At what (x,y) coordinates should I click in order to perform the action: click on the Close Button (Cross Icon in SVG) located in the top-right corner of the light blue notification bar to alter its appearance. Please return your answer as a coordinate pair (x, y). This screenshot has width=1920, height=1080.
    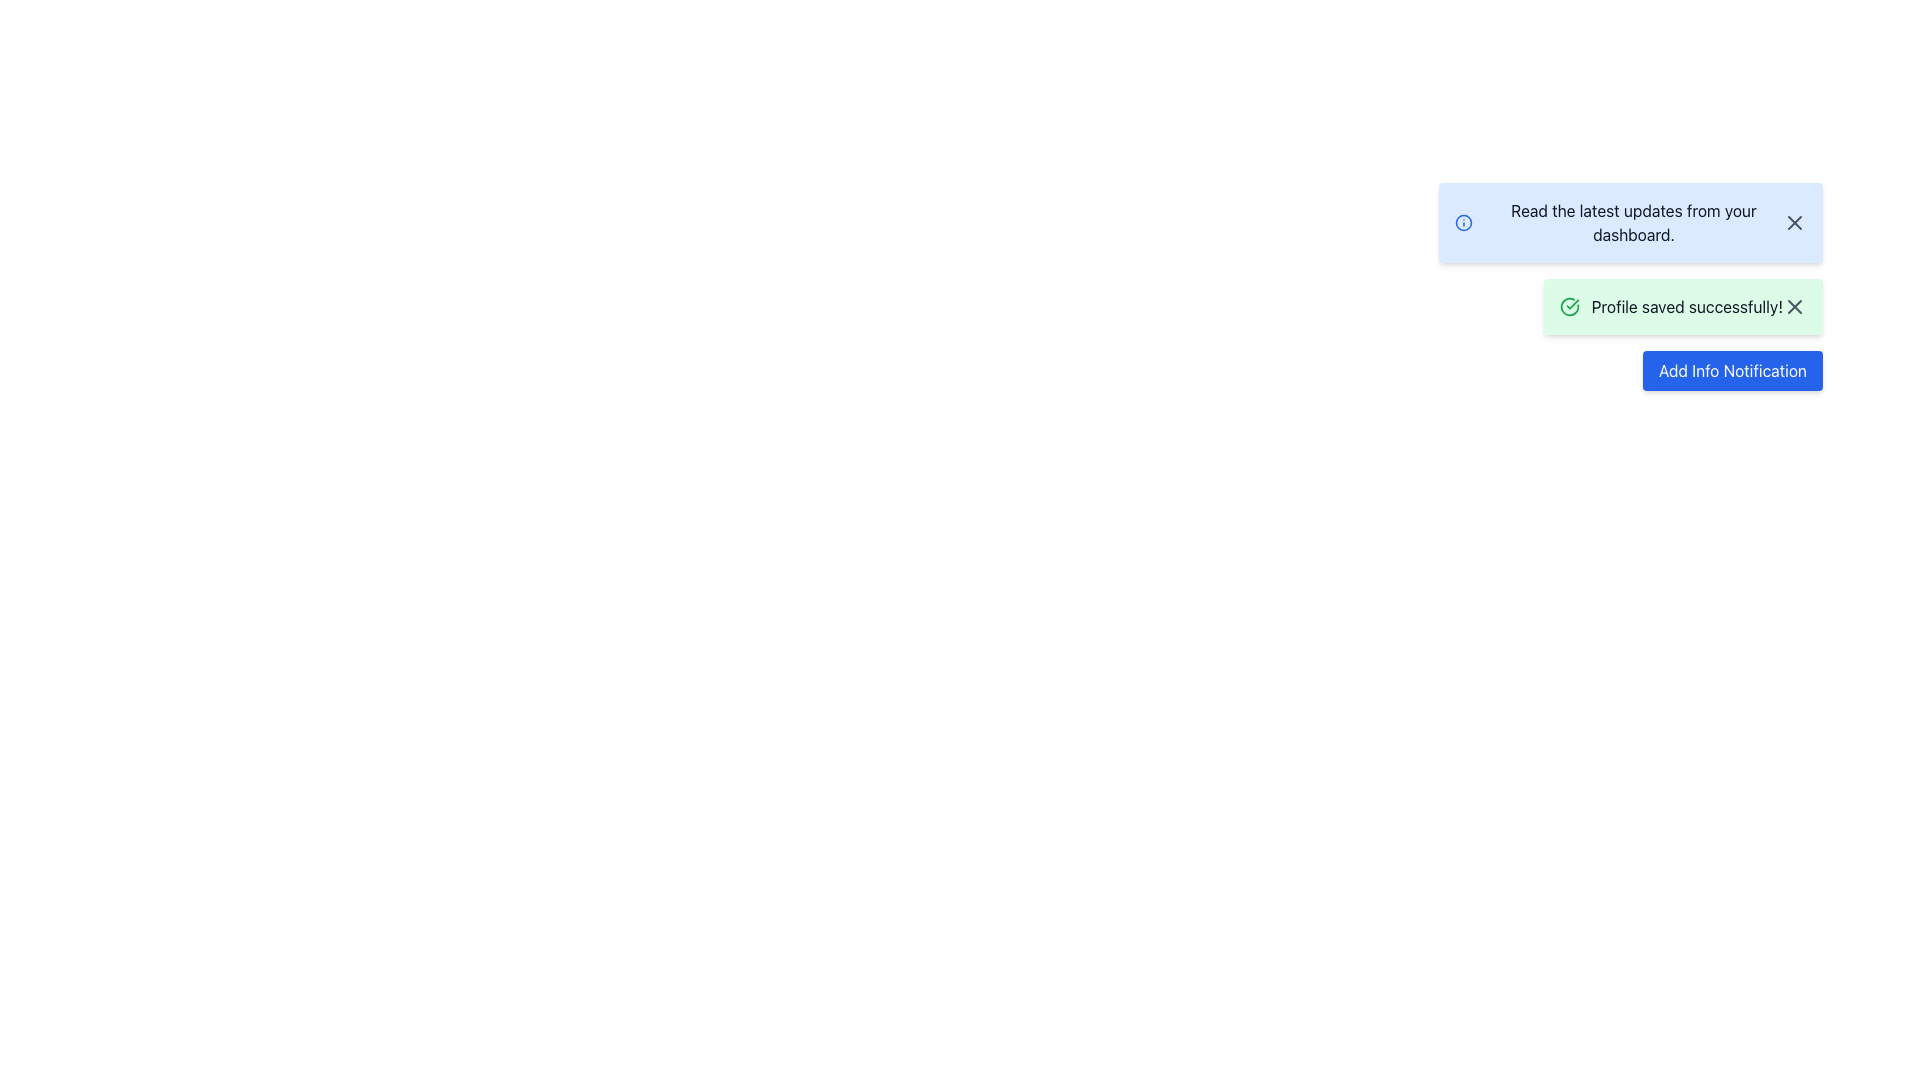
    Looking at the image, I should click on (1795, 223).